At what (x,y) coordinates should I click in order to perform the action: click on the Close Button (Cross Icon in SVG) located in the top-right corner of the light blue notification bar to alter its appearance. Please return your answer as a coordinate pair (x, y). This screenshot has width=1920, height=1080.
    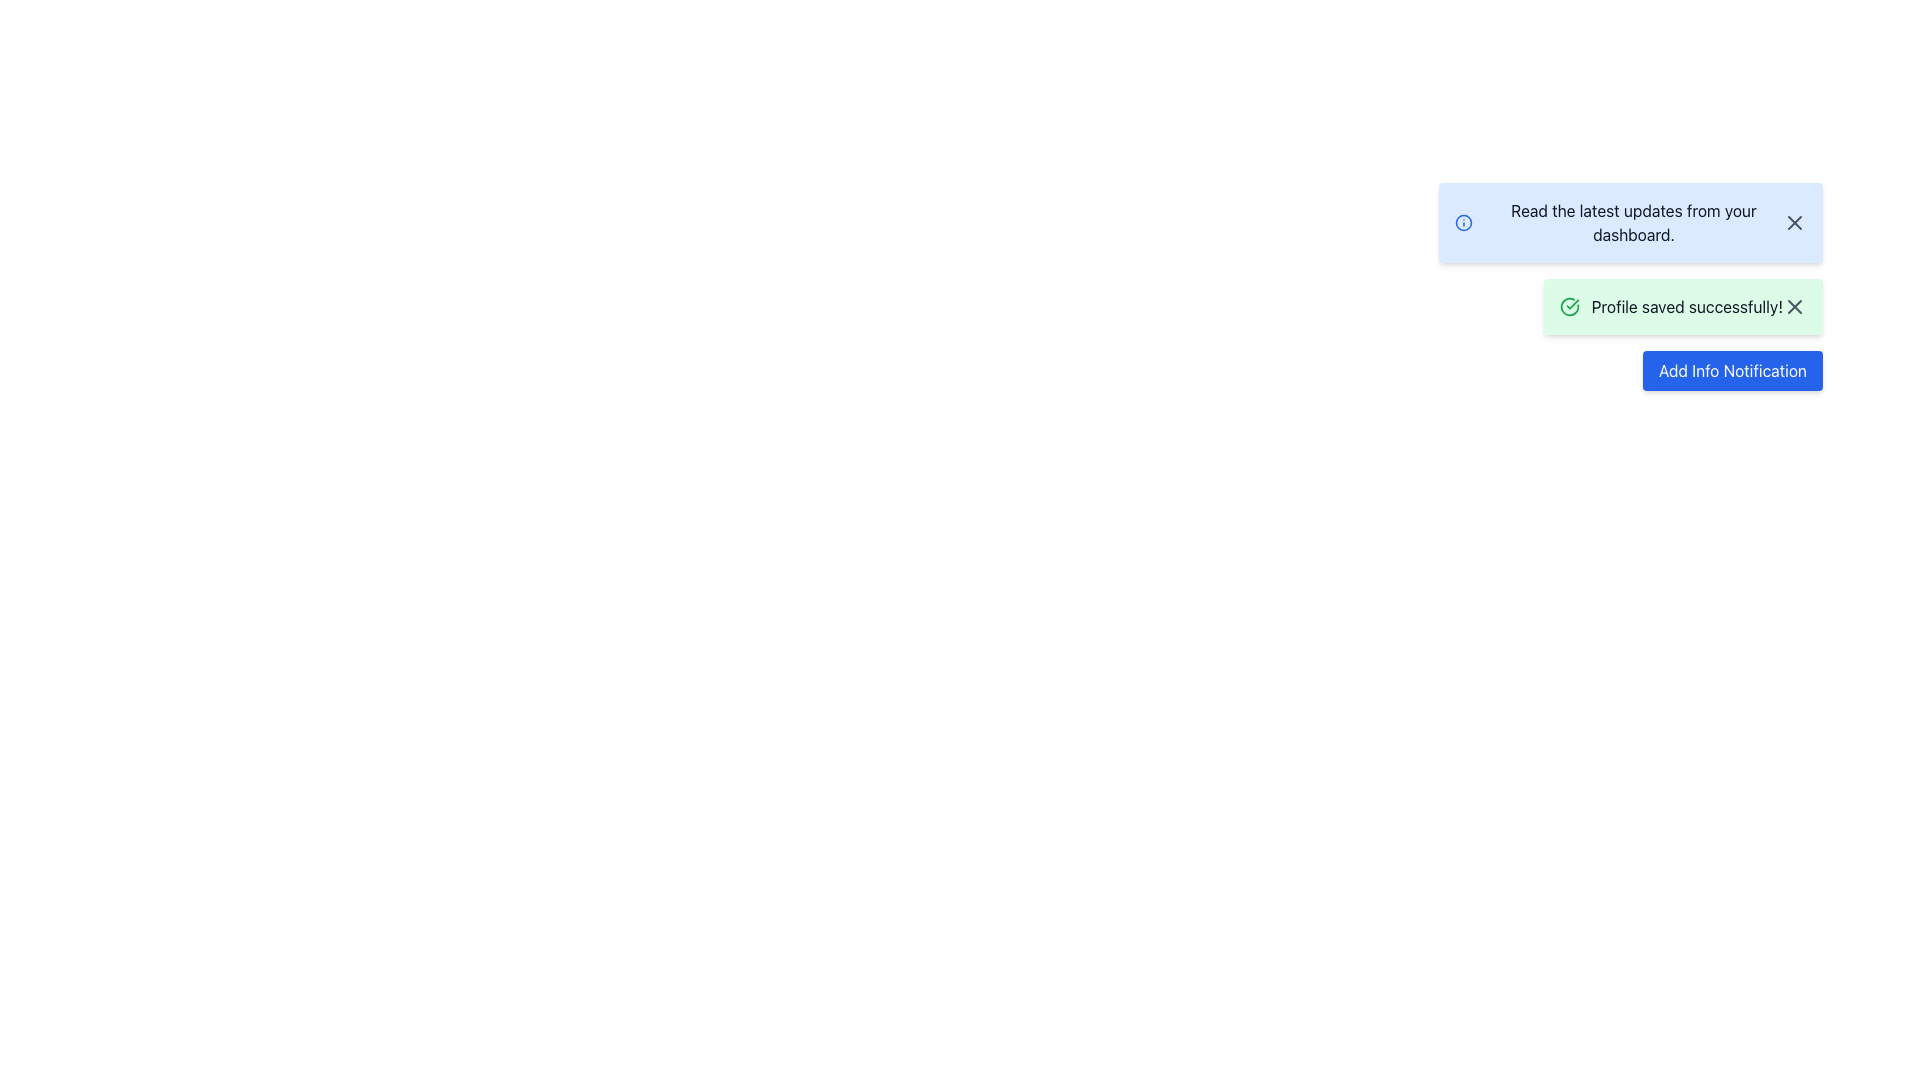
    Looking at the image, I should click on (1795, 223).